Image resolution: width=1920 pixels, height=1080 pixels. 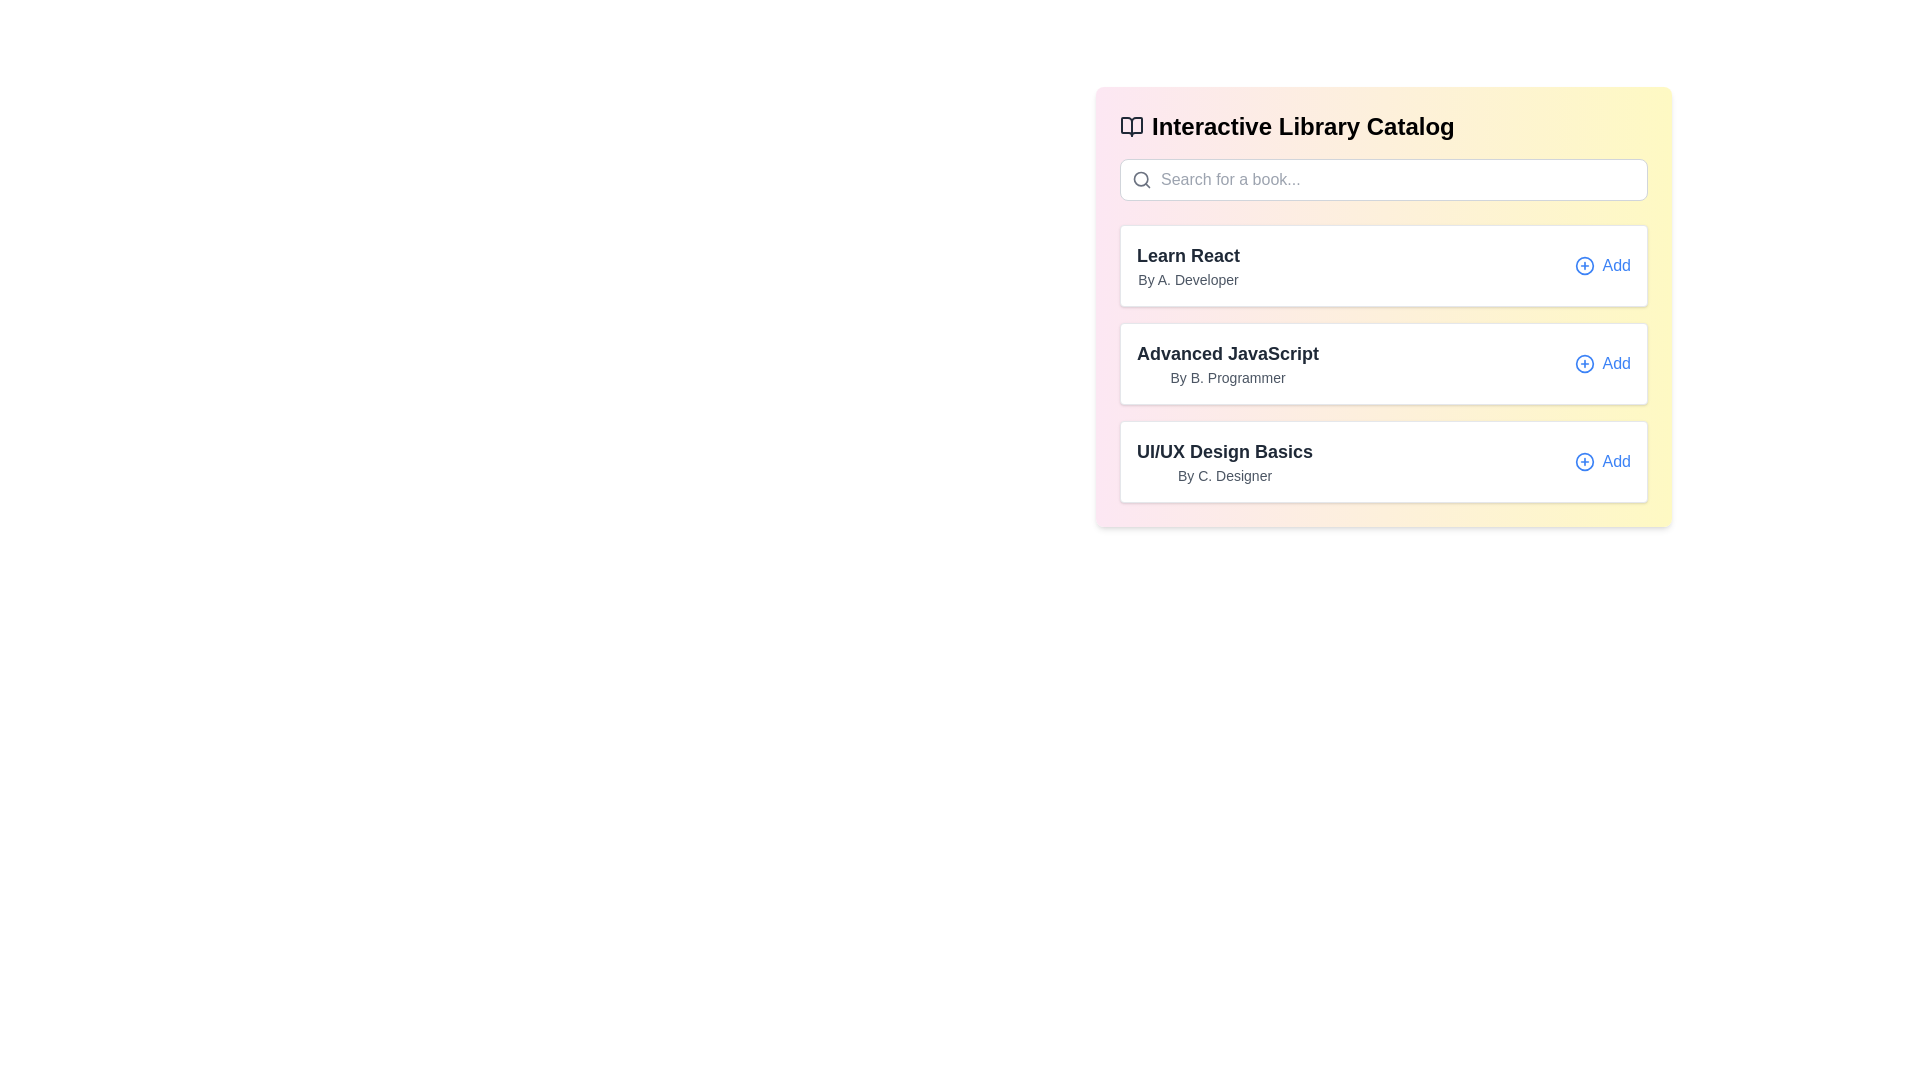 I want to click on the circular icon button with a plus symbol inside, which has a thin blue border and transparent background, located to the right of the 'UI/UX Design Basics' list item in the 'Interactive Library Catalog' interface, so click(x=1583, y=462).